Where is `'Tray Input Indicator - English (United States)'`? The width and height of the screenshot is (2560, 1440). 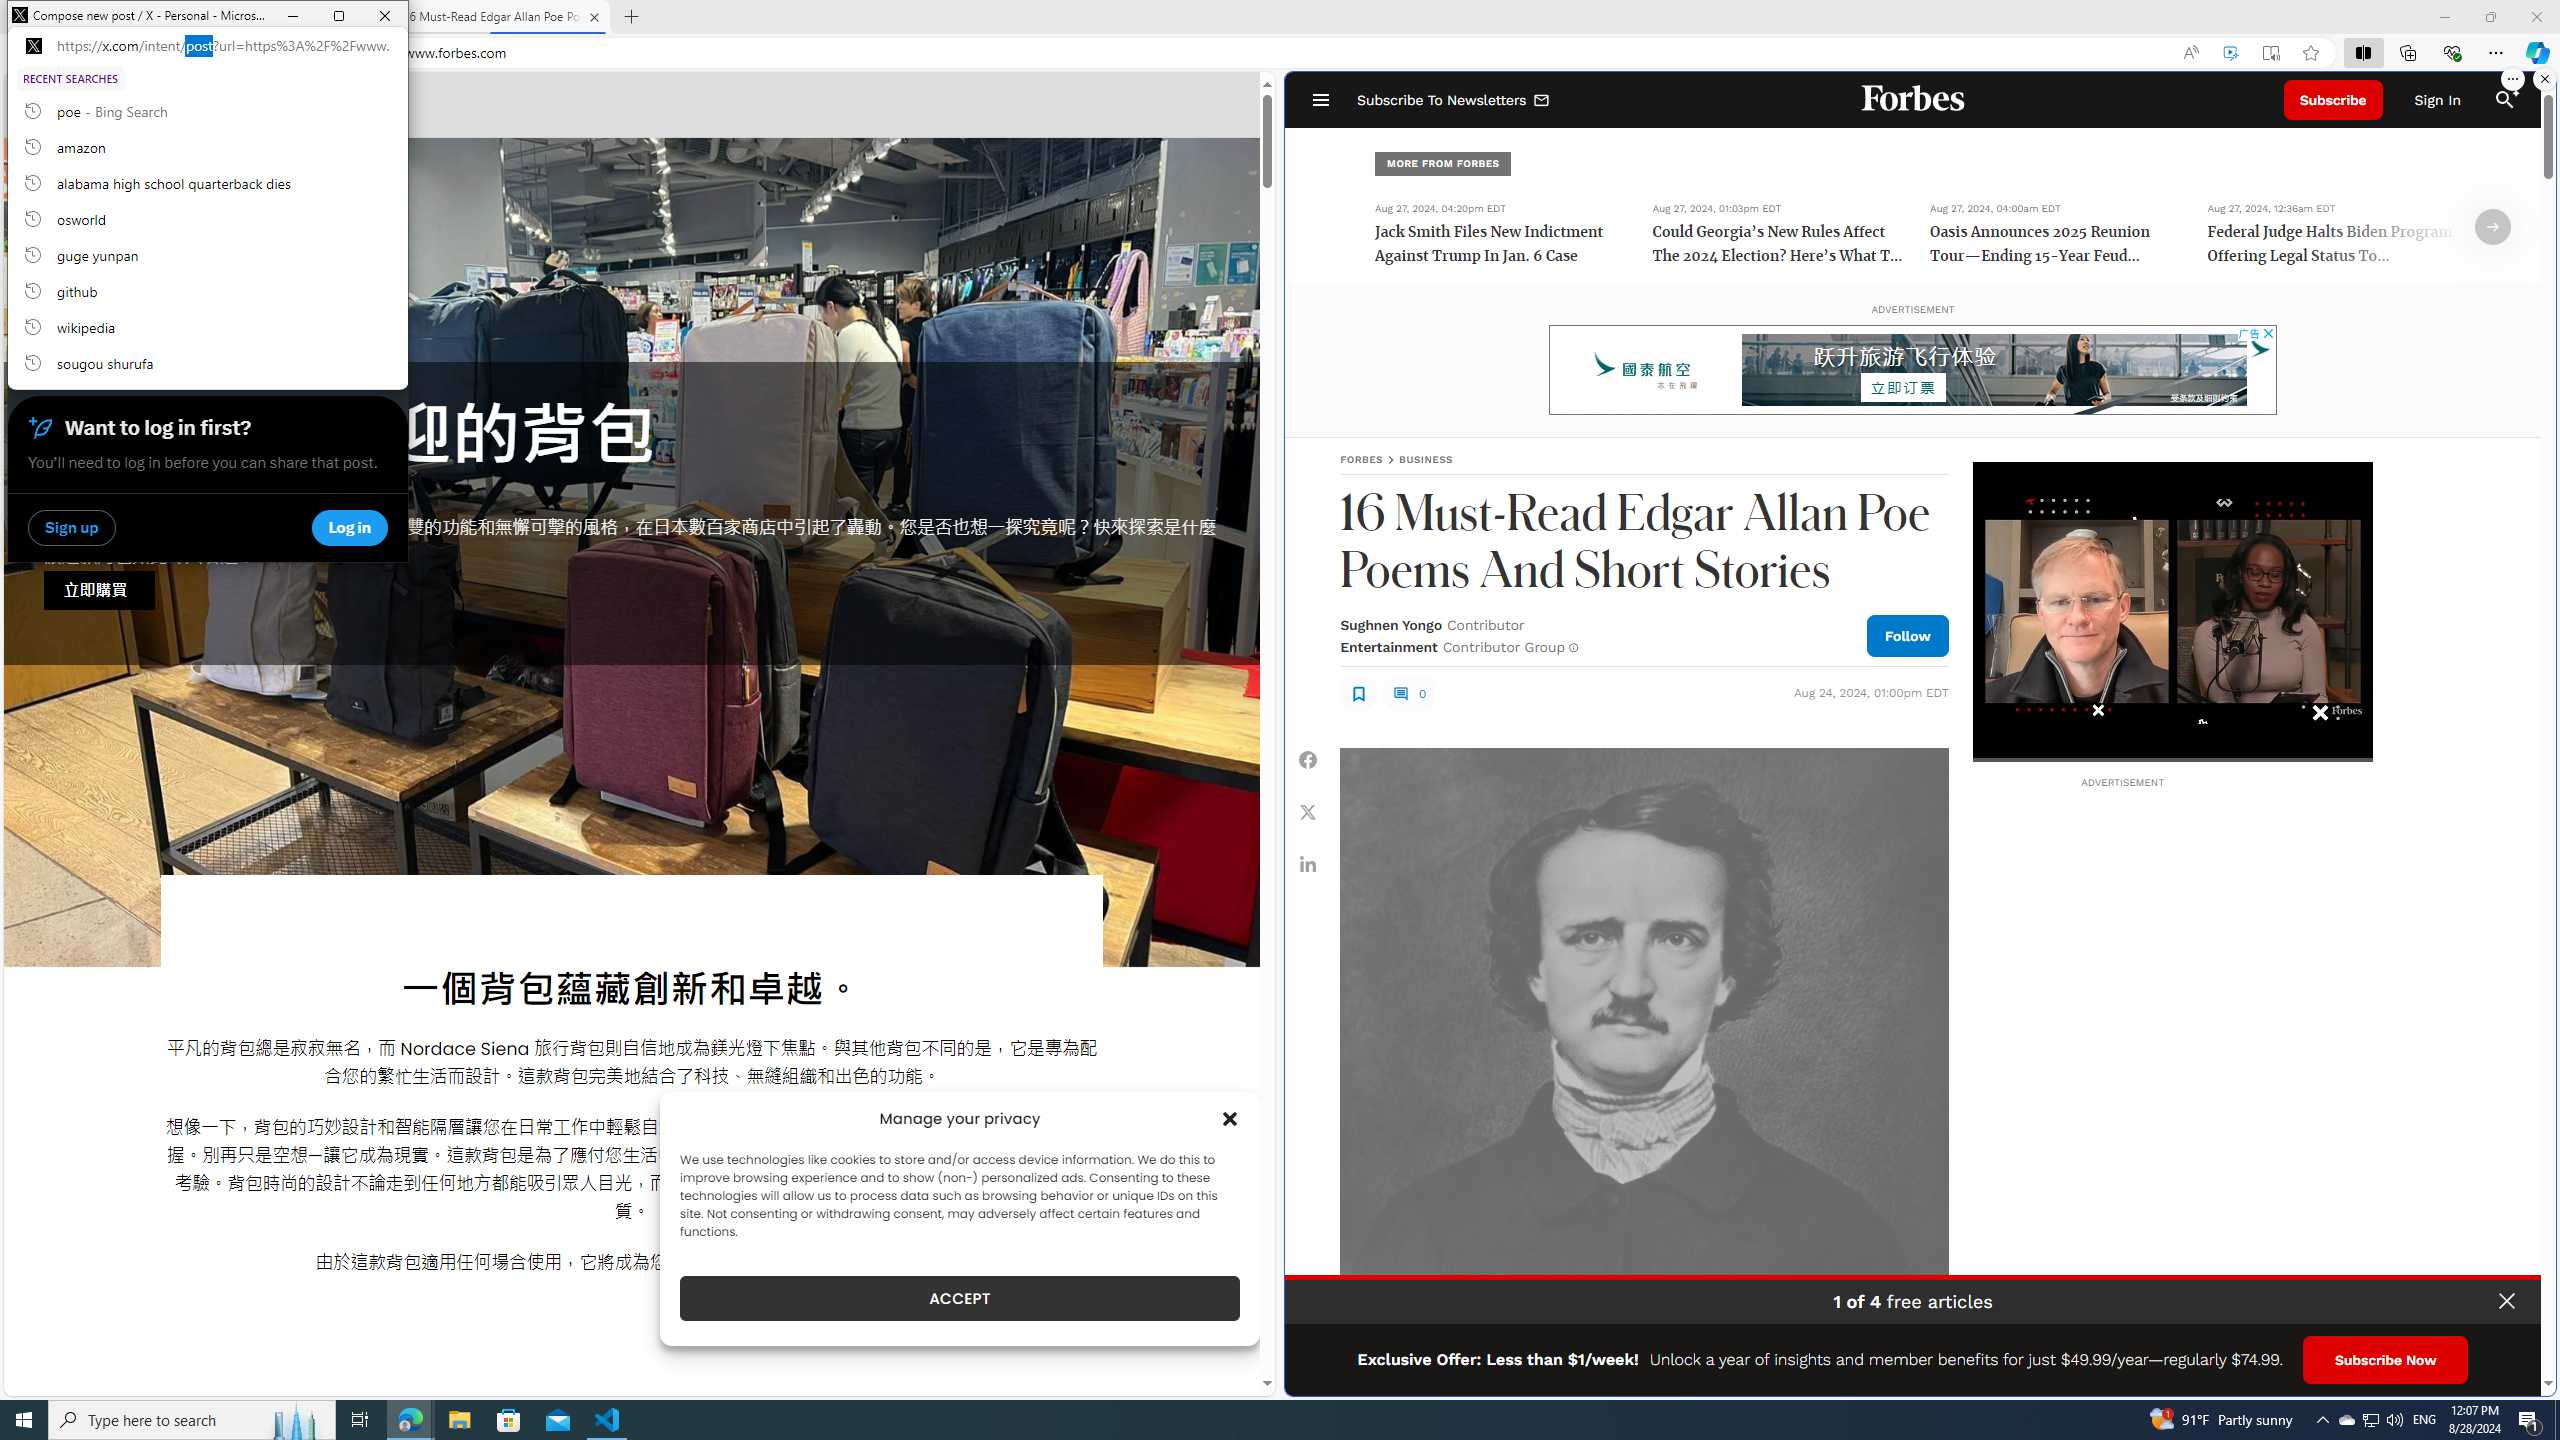
'Tray Input Indicator - English (United States)' is located at coordinates (2424, 1418).